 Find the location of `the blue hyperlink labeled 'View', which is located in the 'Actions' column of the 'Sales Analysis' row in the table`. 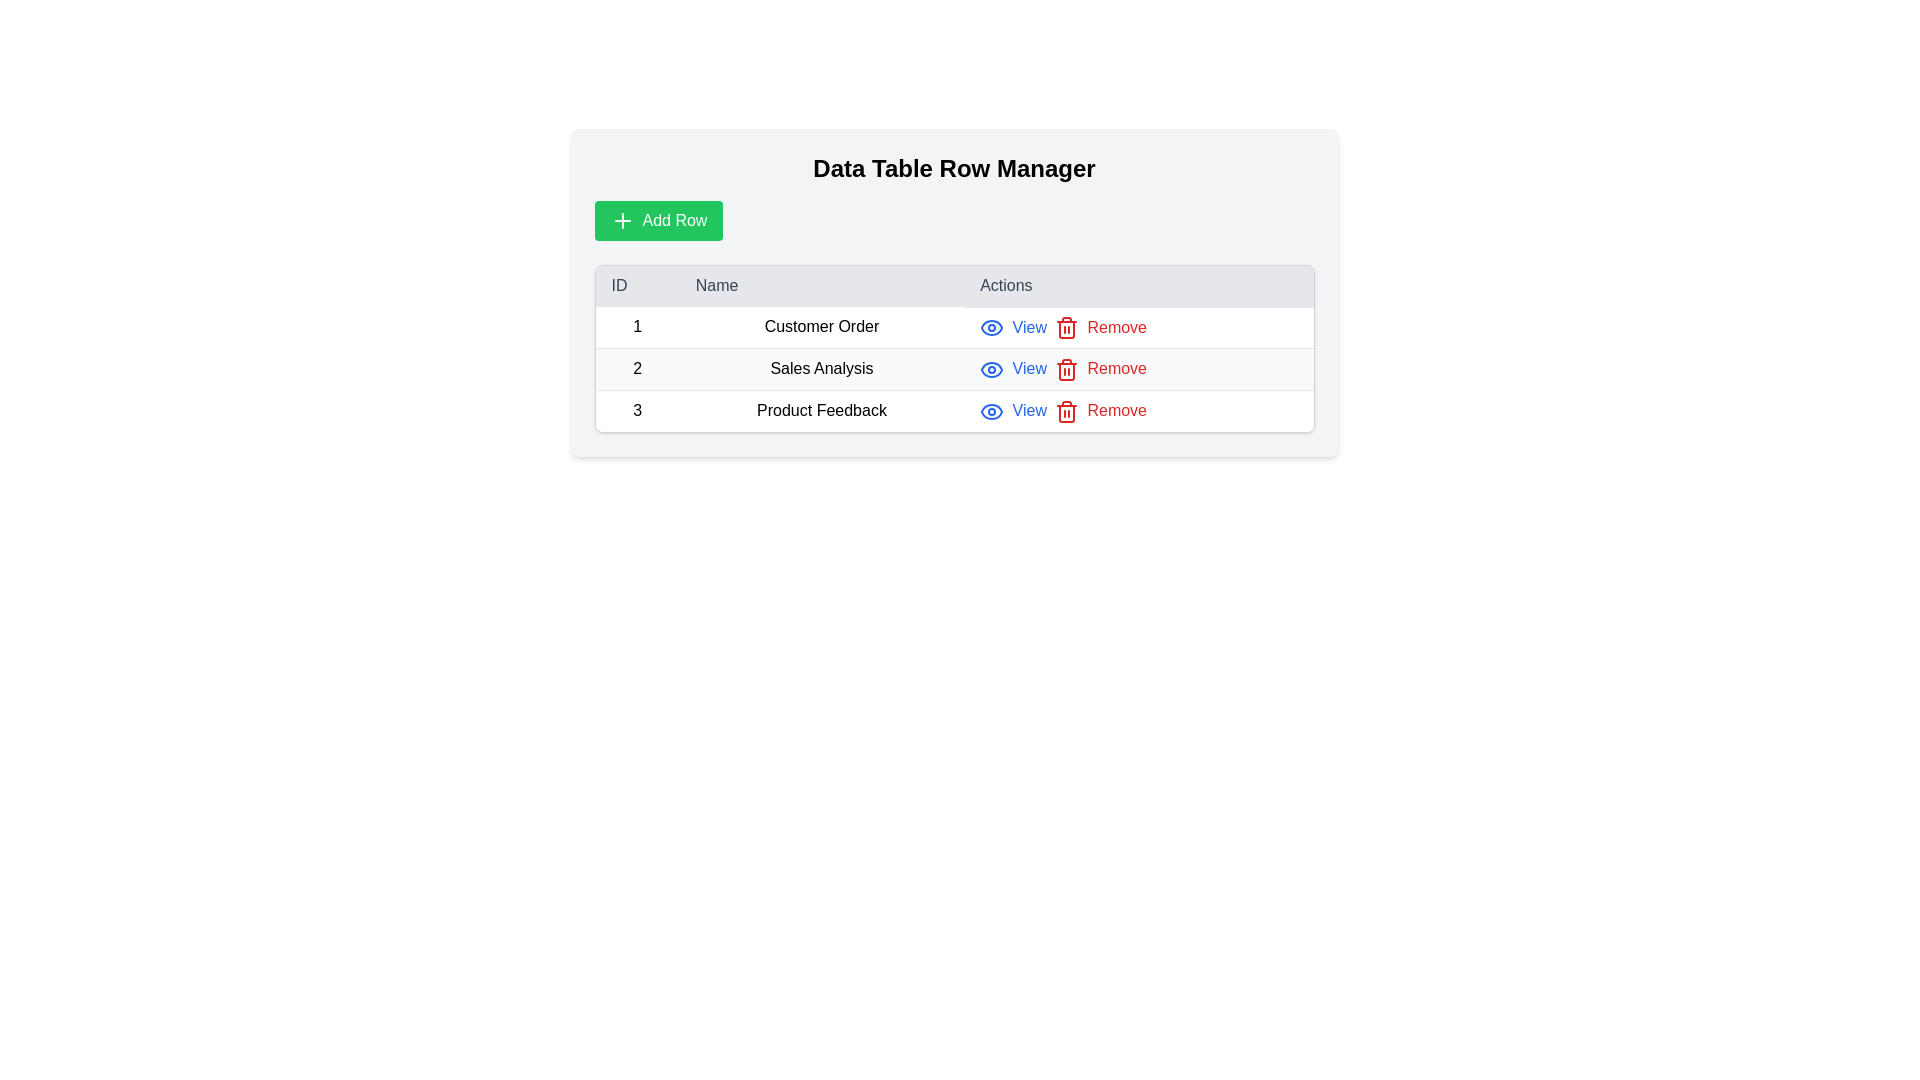

the blue hyperlink labeled 'View', which is located in the 'Actions' column of the 'Sales Analysis' row in the table is located at coordinates (1013, 369).